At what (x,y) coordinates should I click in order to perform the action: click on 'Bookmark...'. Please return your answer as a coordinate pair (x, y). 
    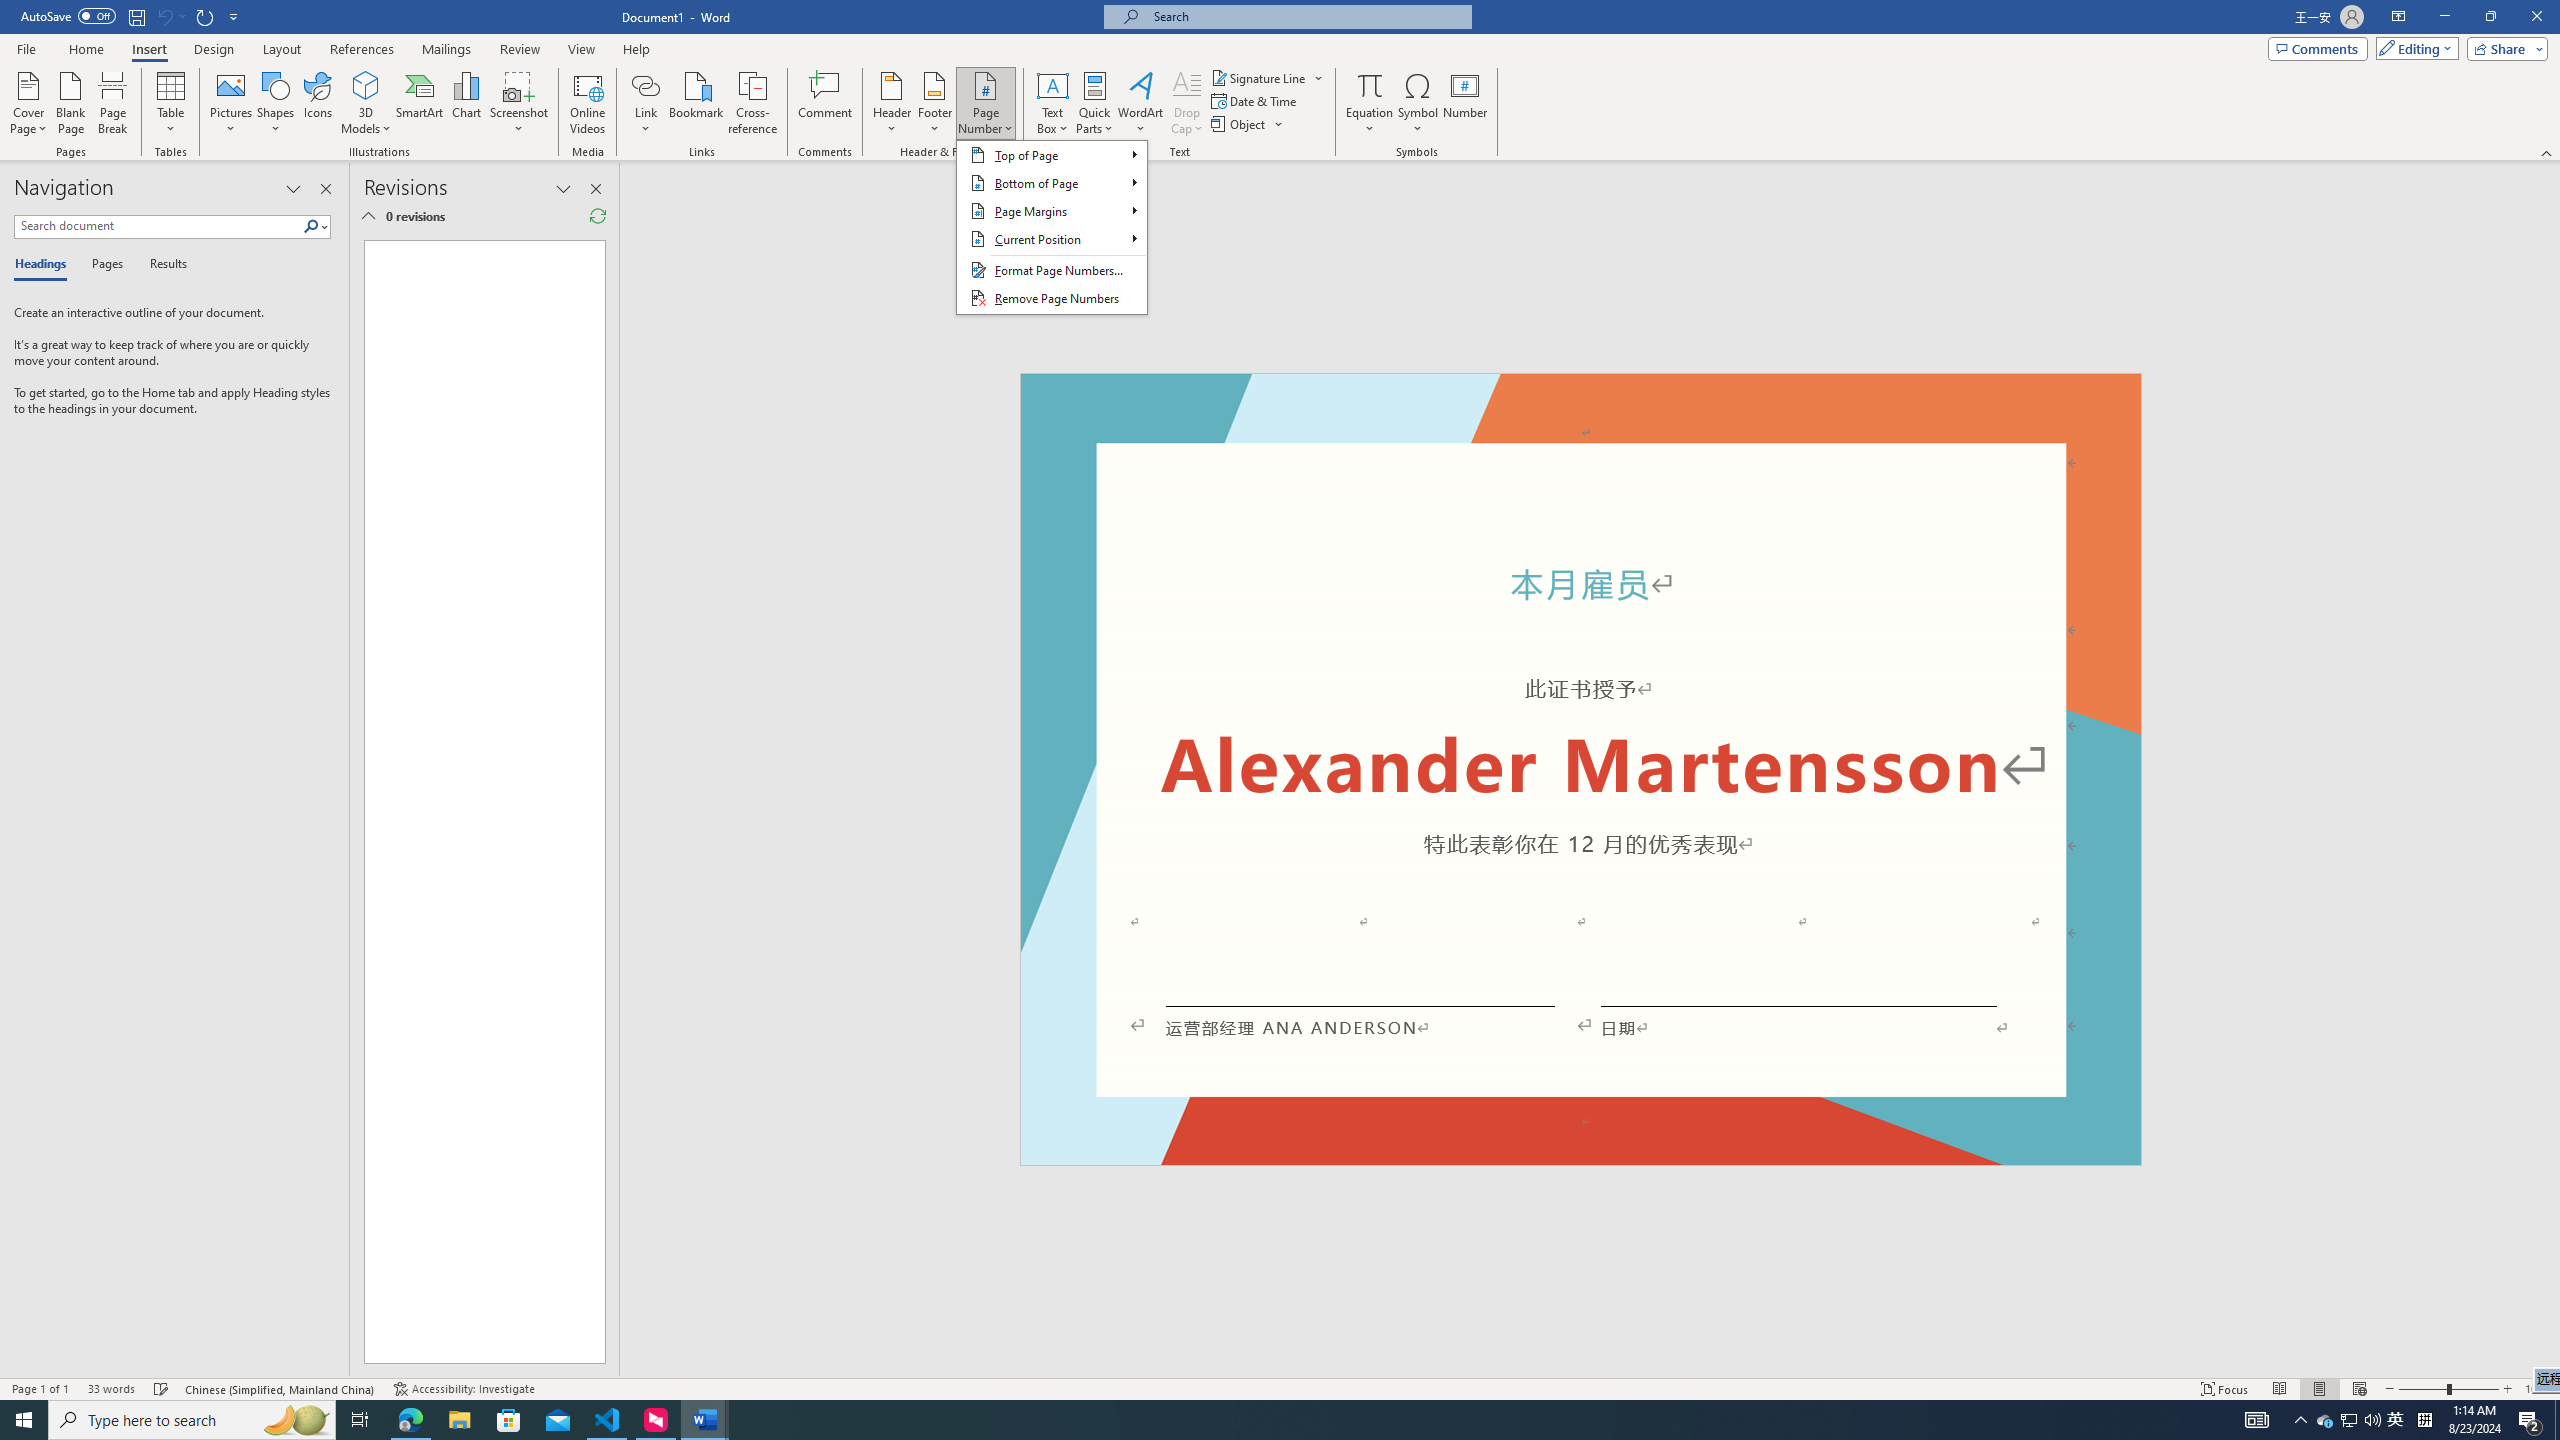
    Looking at the image, I should click on (697, 103).